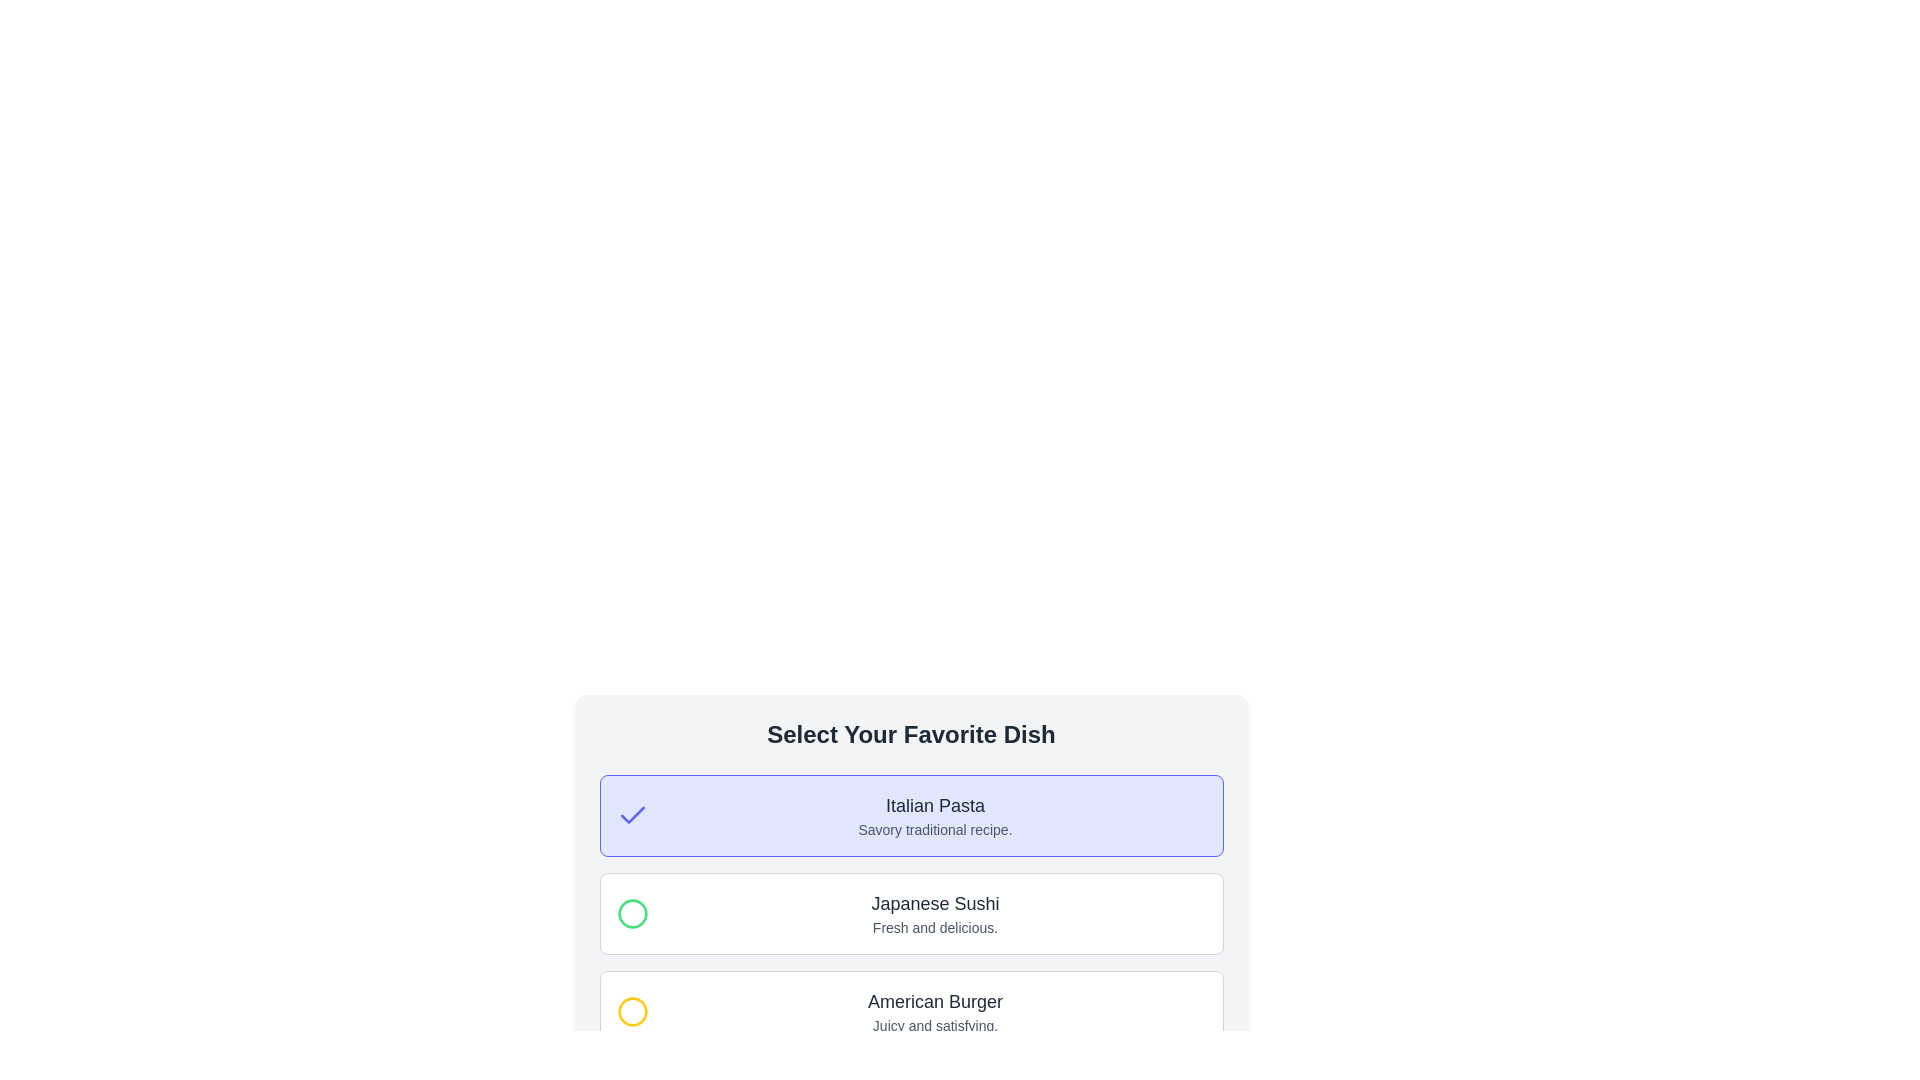 This screenshot has width=1920, height=1080. I want to click on the circular yellow outlined icon located to the left of the 'American Burger' text to interact, so click(631, 1011).